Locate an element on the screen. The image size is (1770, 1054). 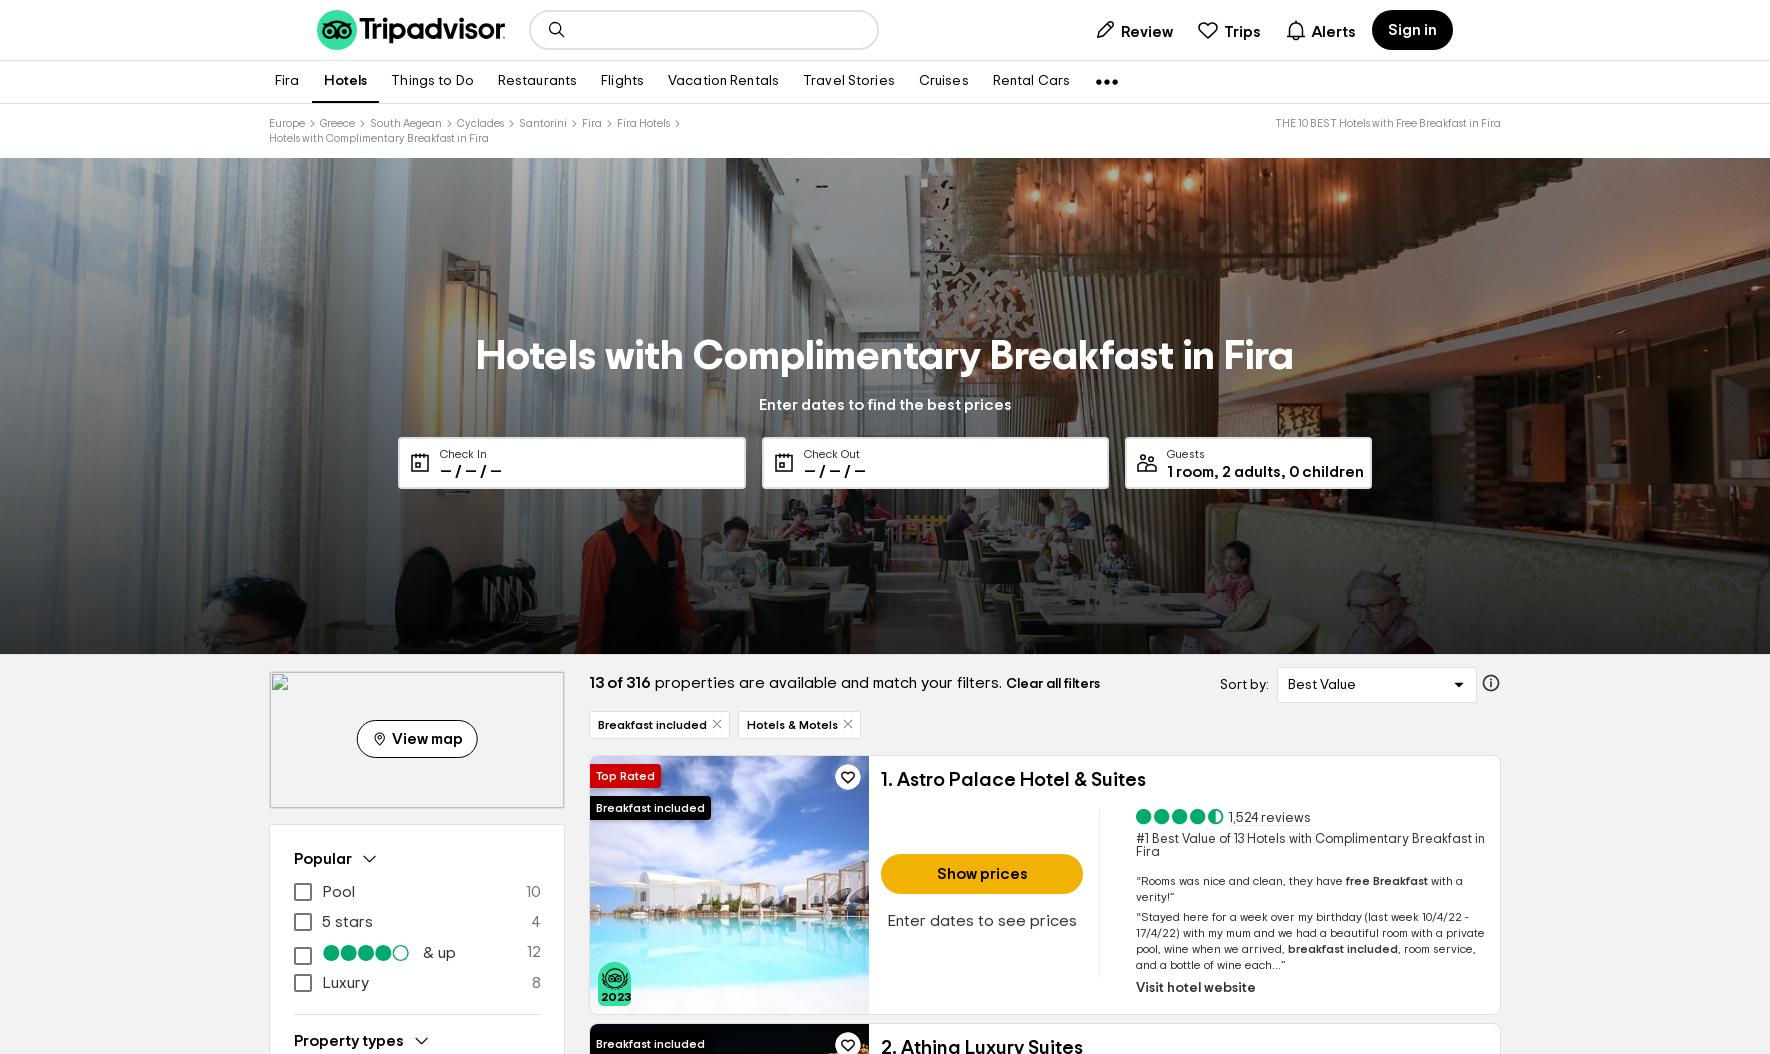
'& up' is located at coordinates (438, 953).